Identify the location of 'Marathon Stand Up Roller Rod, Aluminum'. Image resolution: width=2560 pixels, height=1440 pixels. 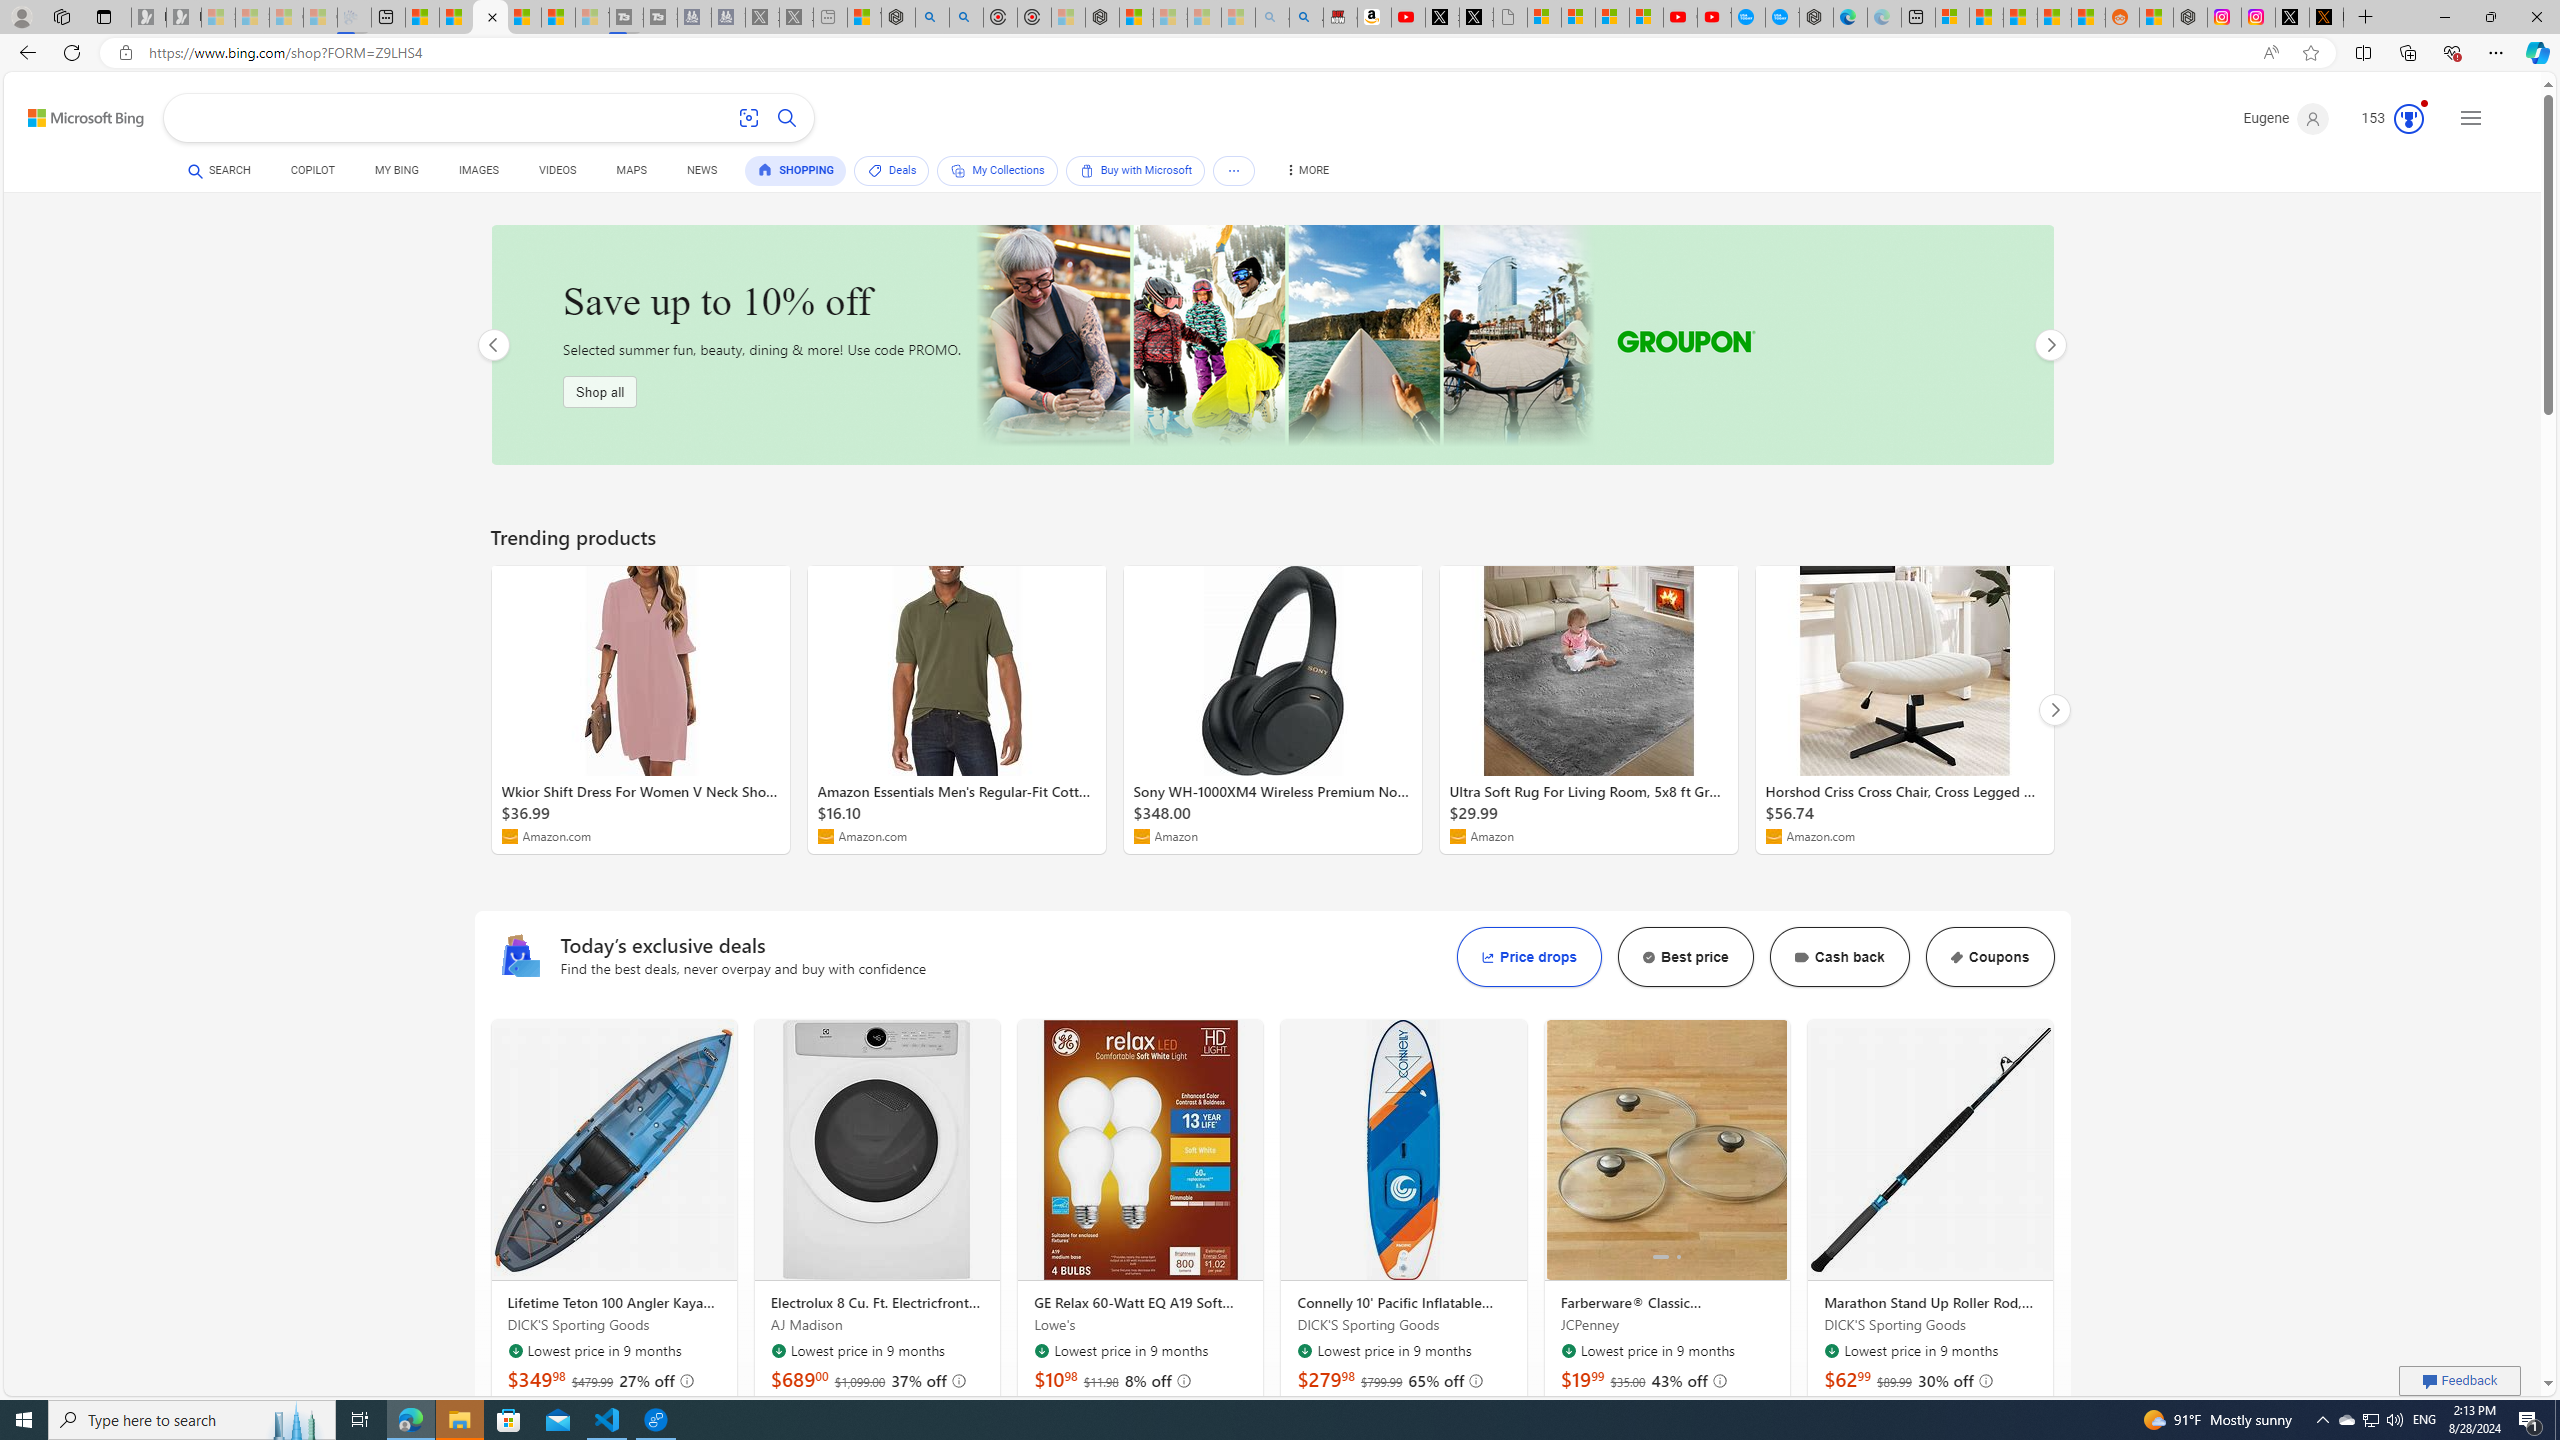
(1929, 1148).